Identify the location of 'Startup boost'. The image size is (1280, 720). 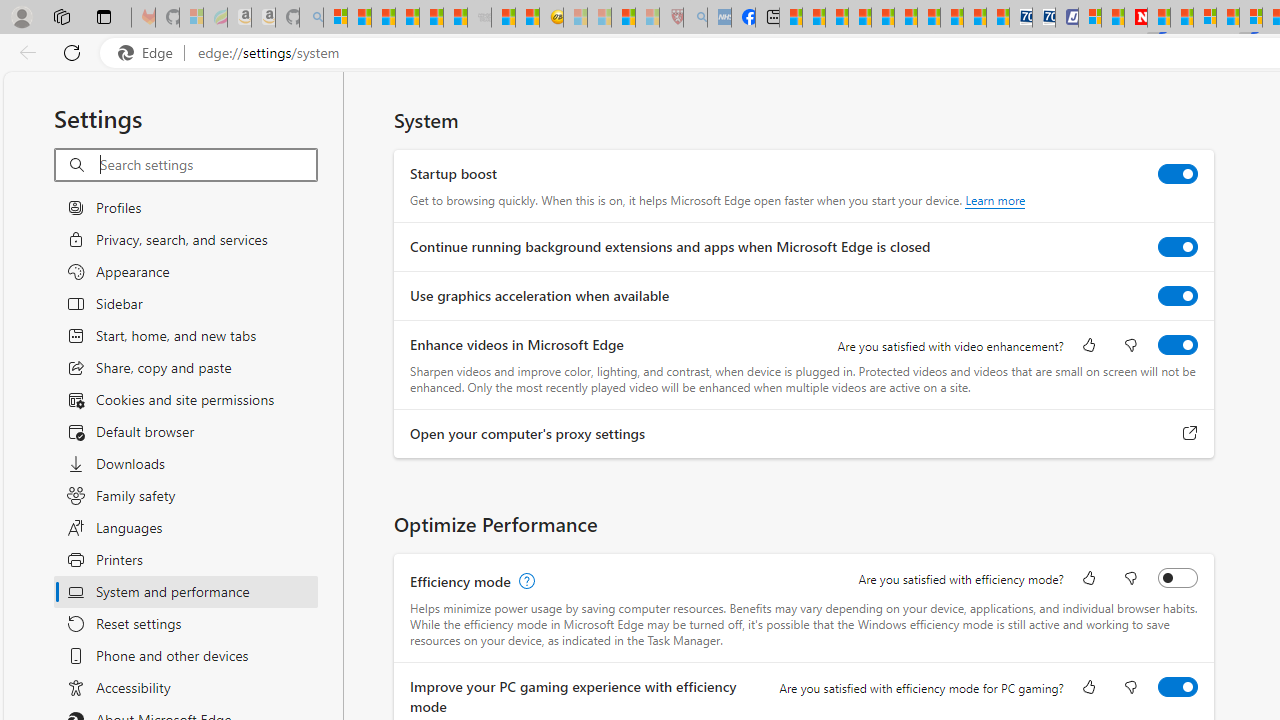
(1178, 173).